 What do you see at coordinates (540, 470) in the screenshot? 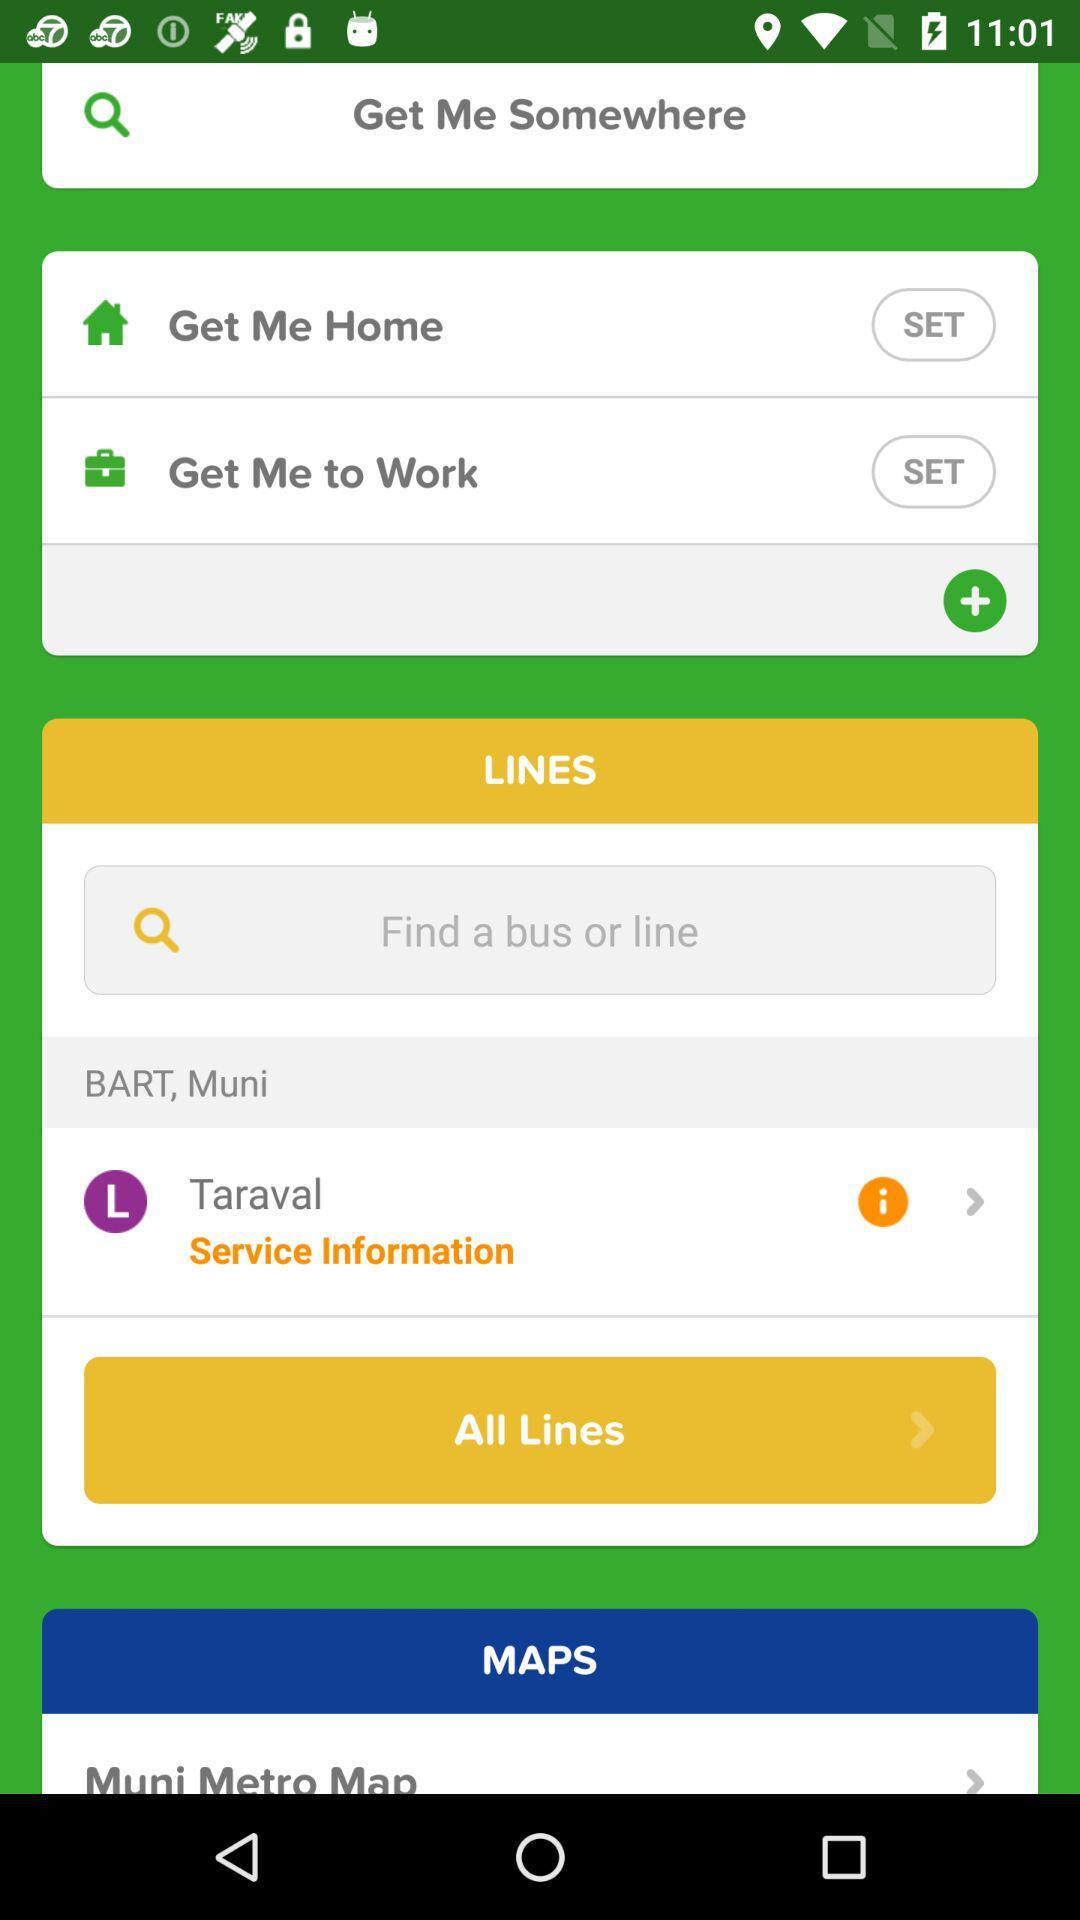
I see `the text below get me home` at bounding box center [540, 470].